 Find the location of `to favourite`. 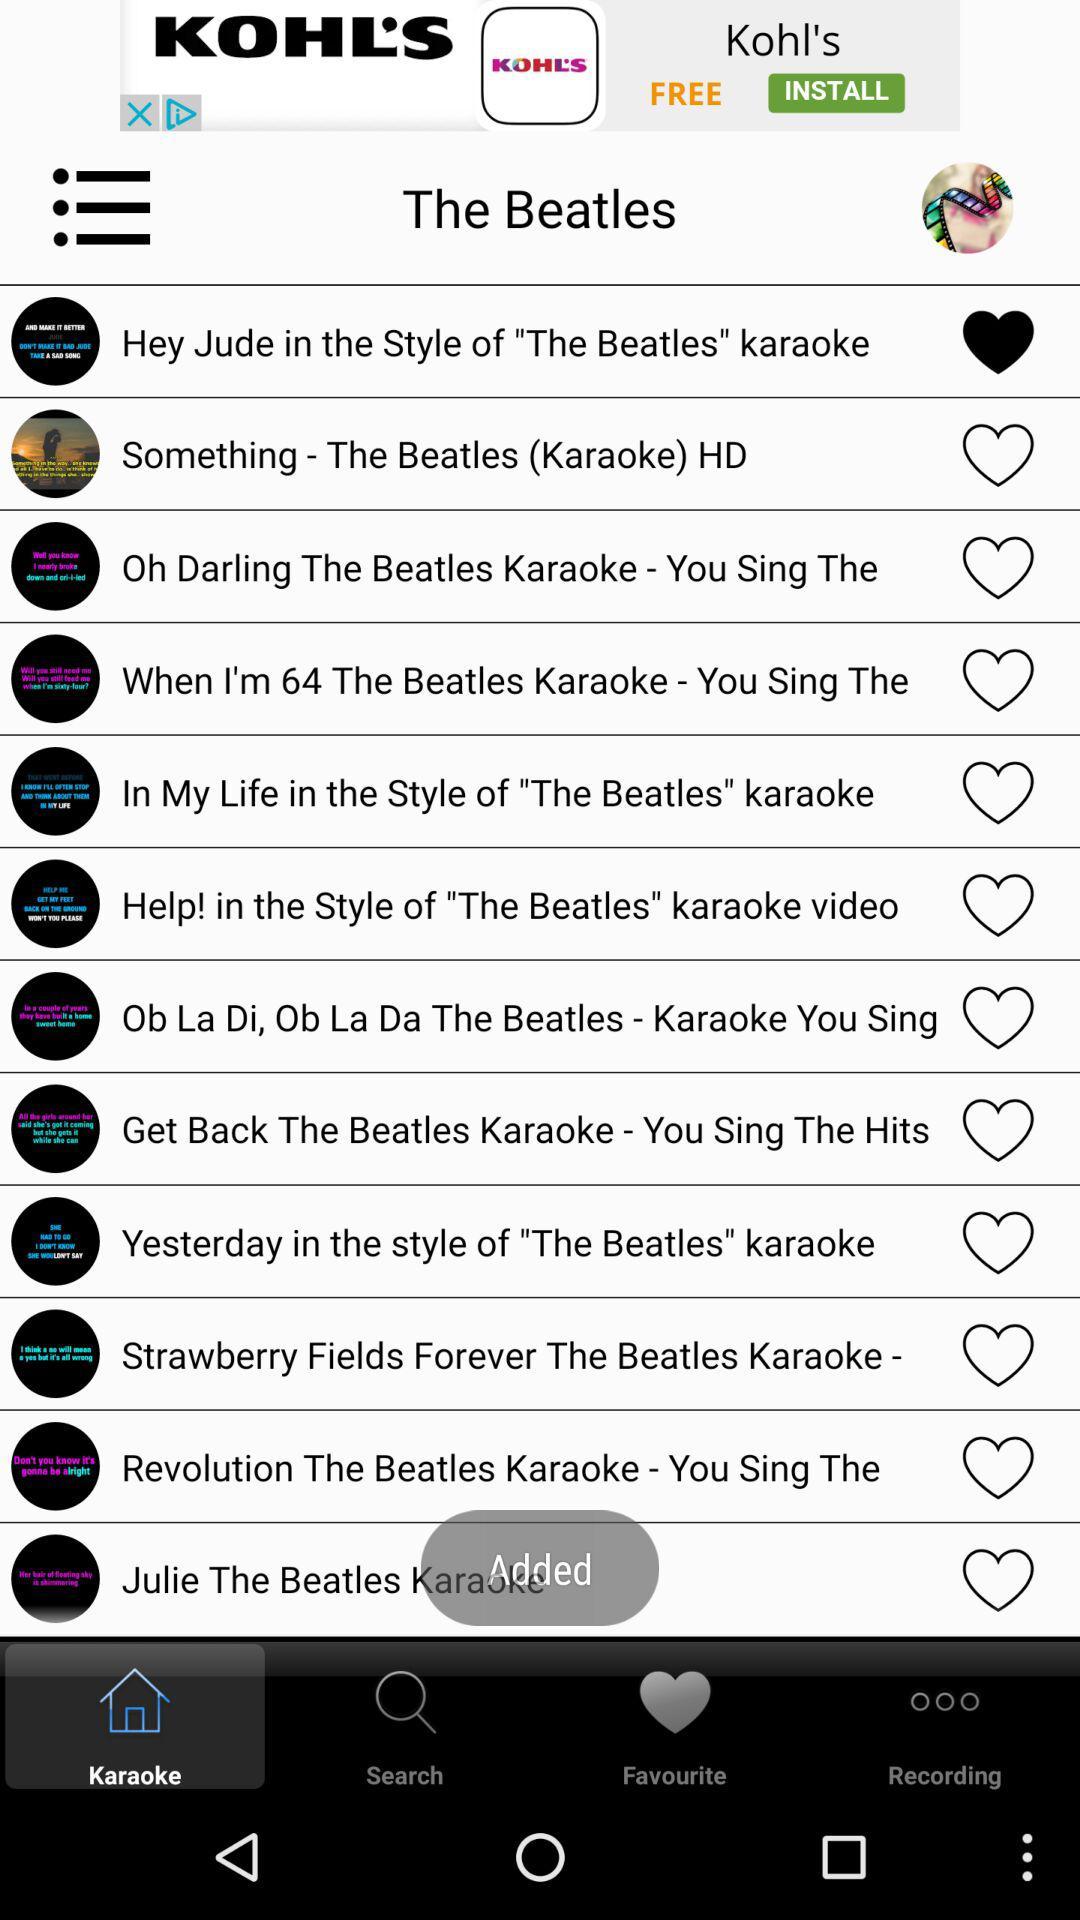

to favourite is located at coordinates (998, 341).